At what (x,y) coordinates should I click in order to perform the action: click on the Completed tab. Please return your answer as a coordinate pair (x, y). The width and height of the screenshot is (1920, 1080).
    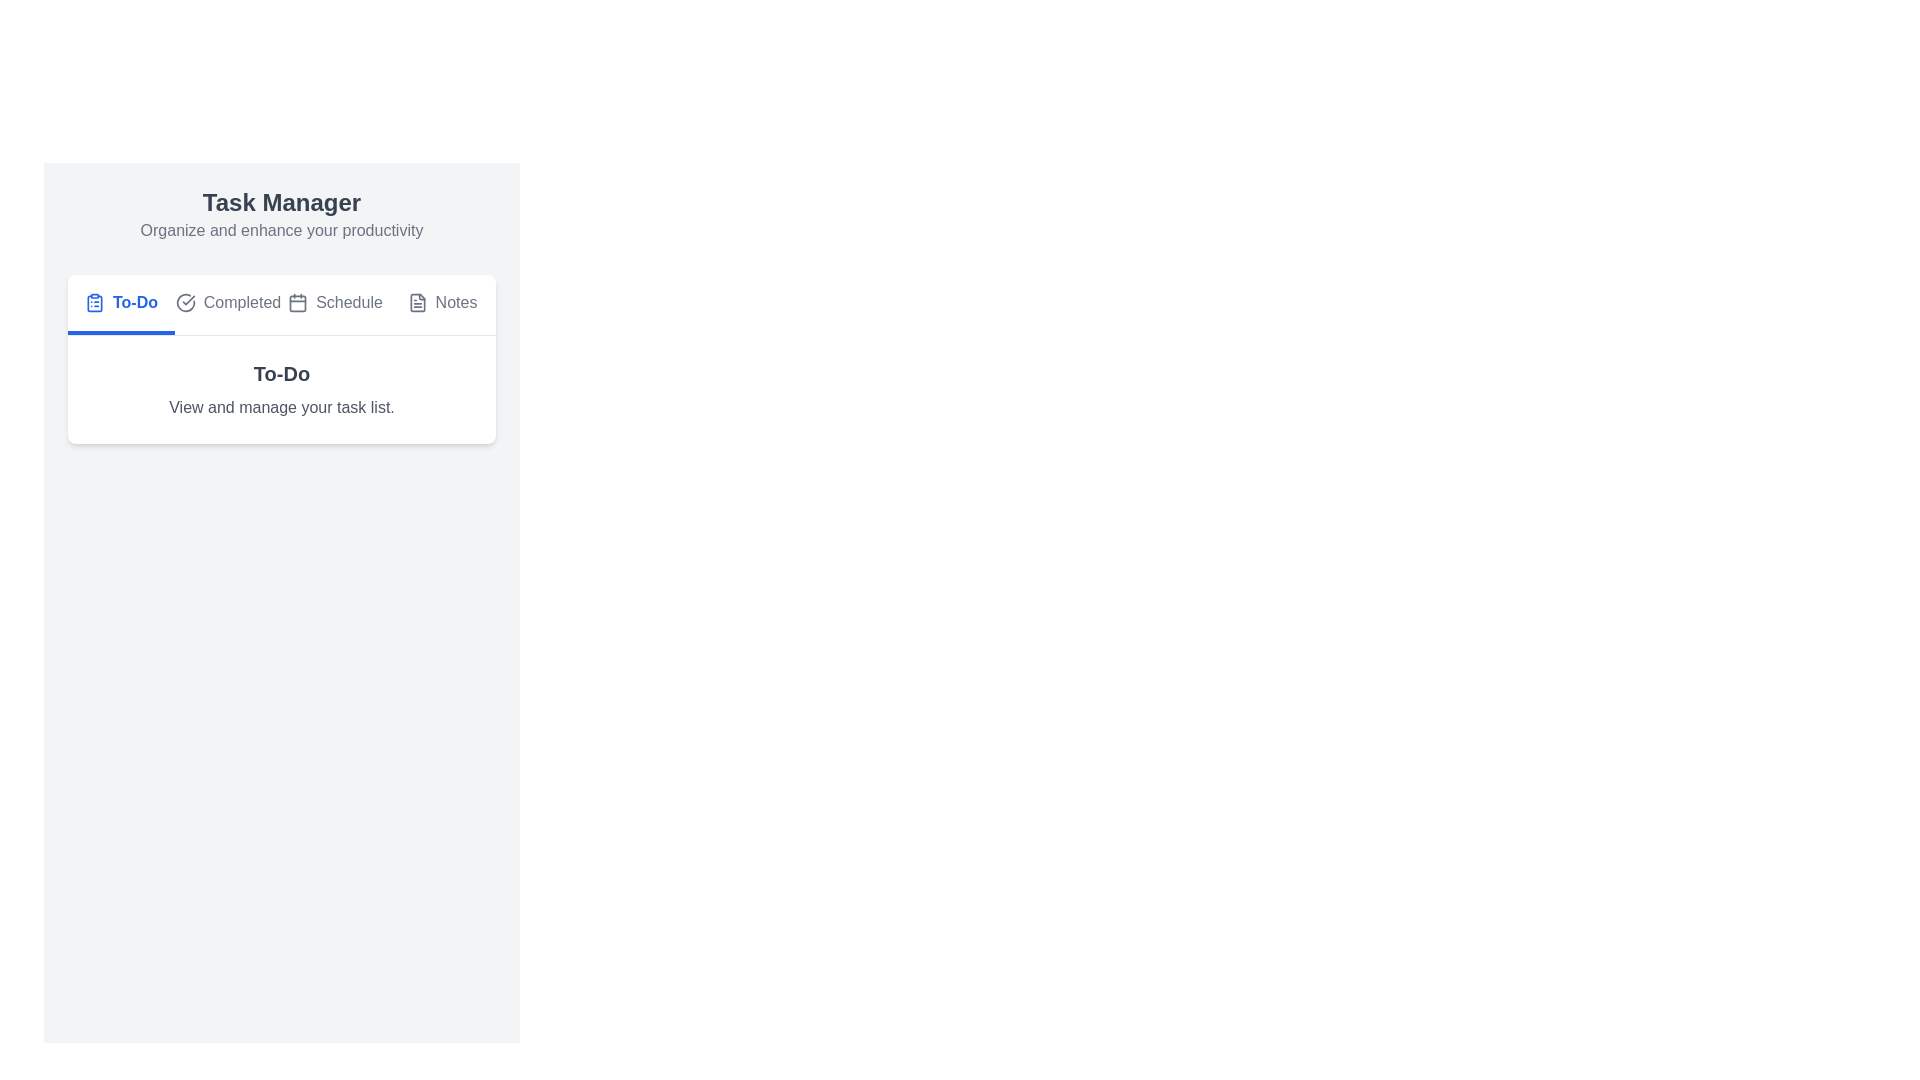
    Looking at the image, I should click on (228, 304).